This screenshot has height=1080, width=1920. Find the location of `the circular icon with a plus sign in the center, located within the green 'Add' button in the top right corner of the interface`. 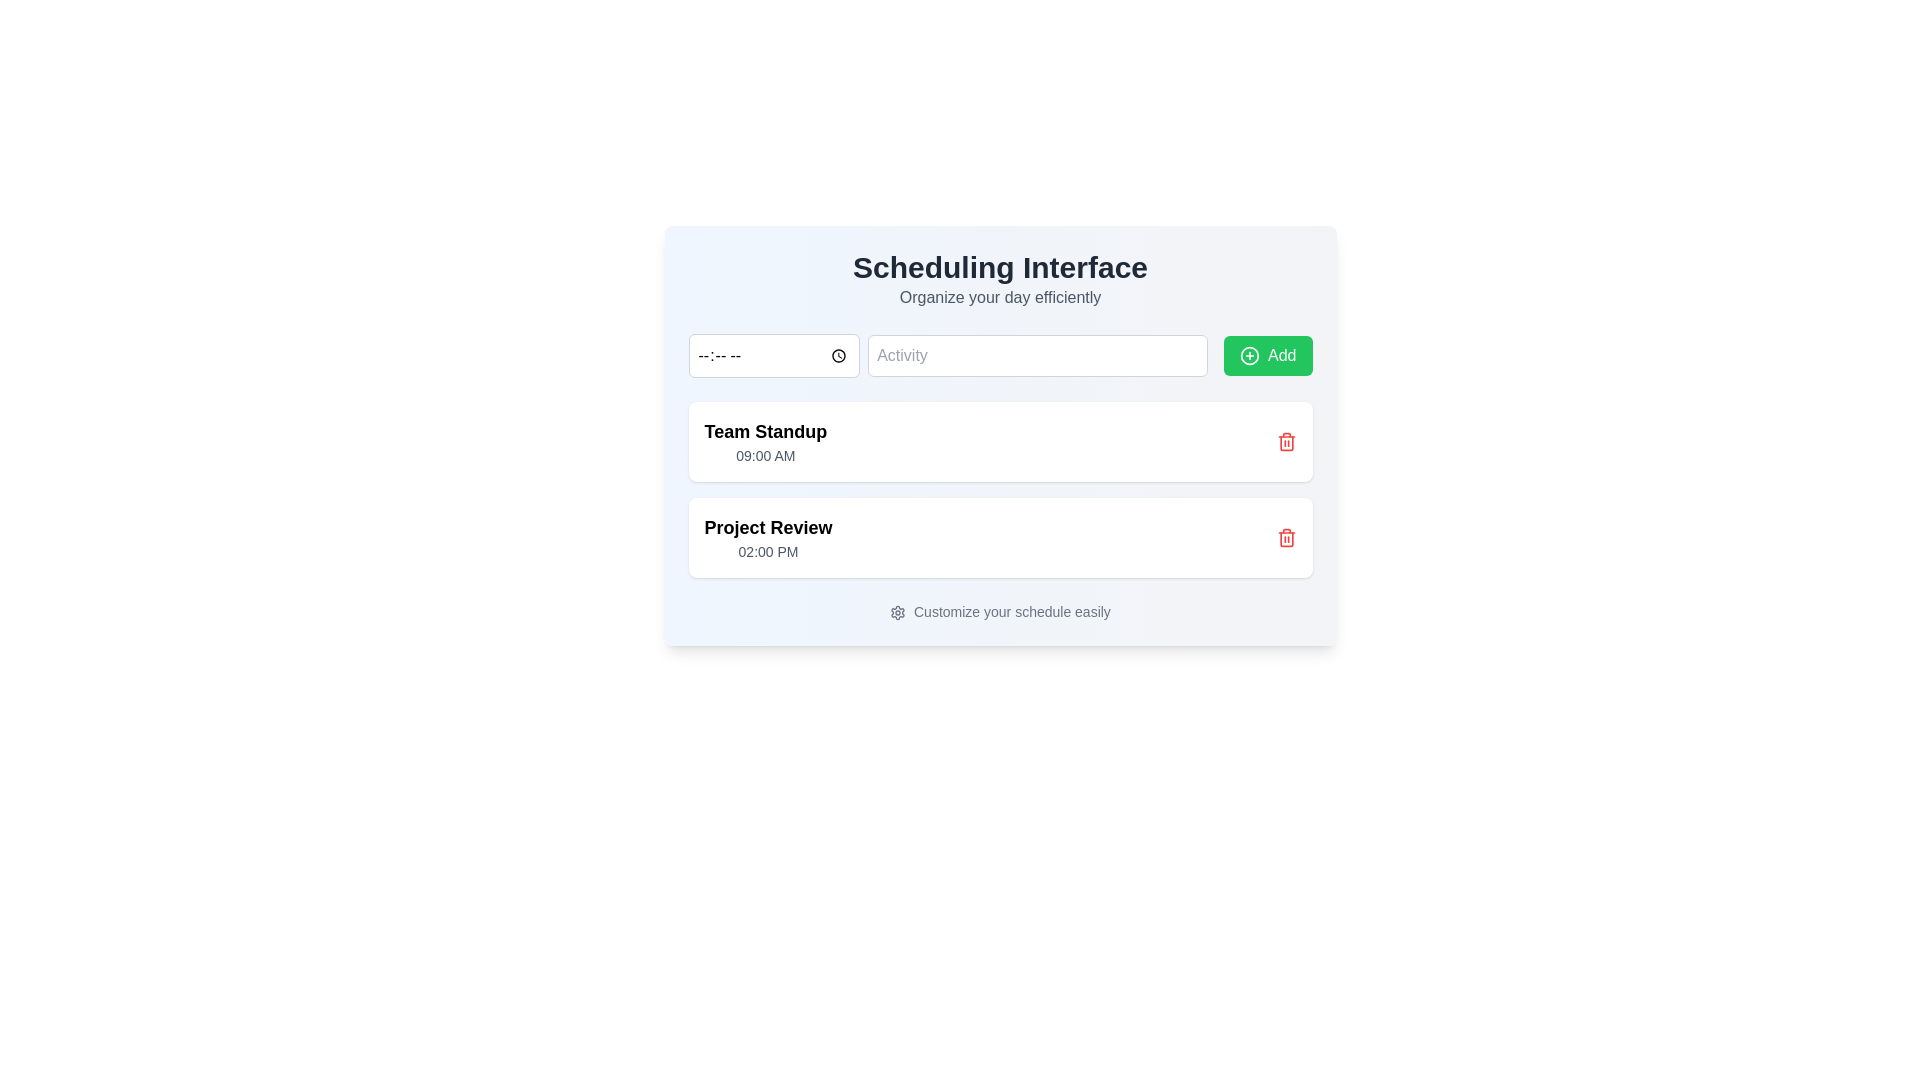

the circular icon with a plus sign in the center, located within the green 'Add' button in the top right corner of the interface is located at coordinates (1249, 354).